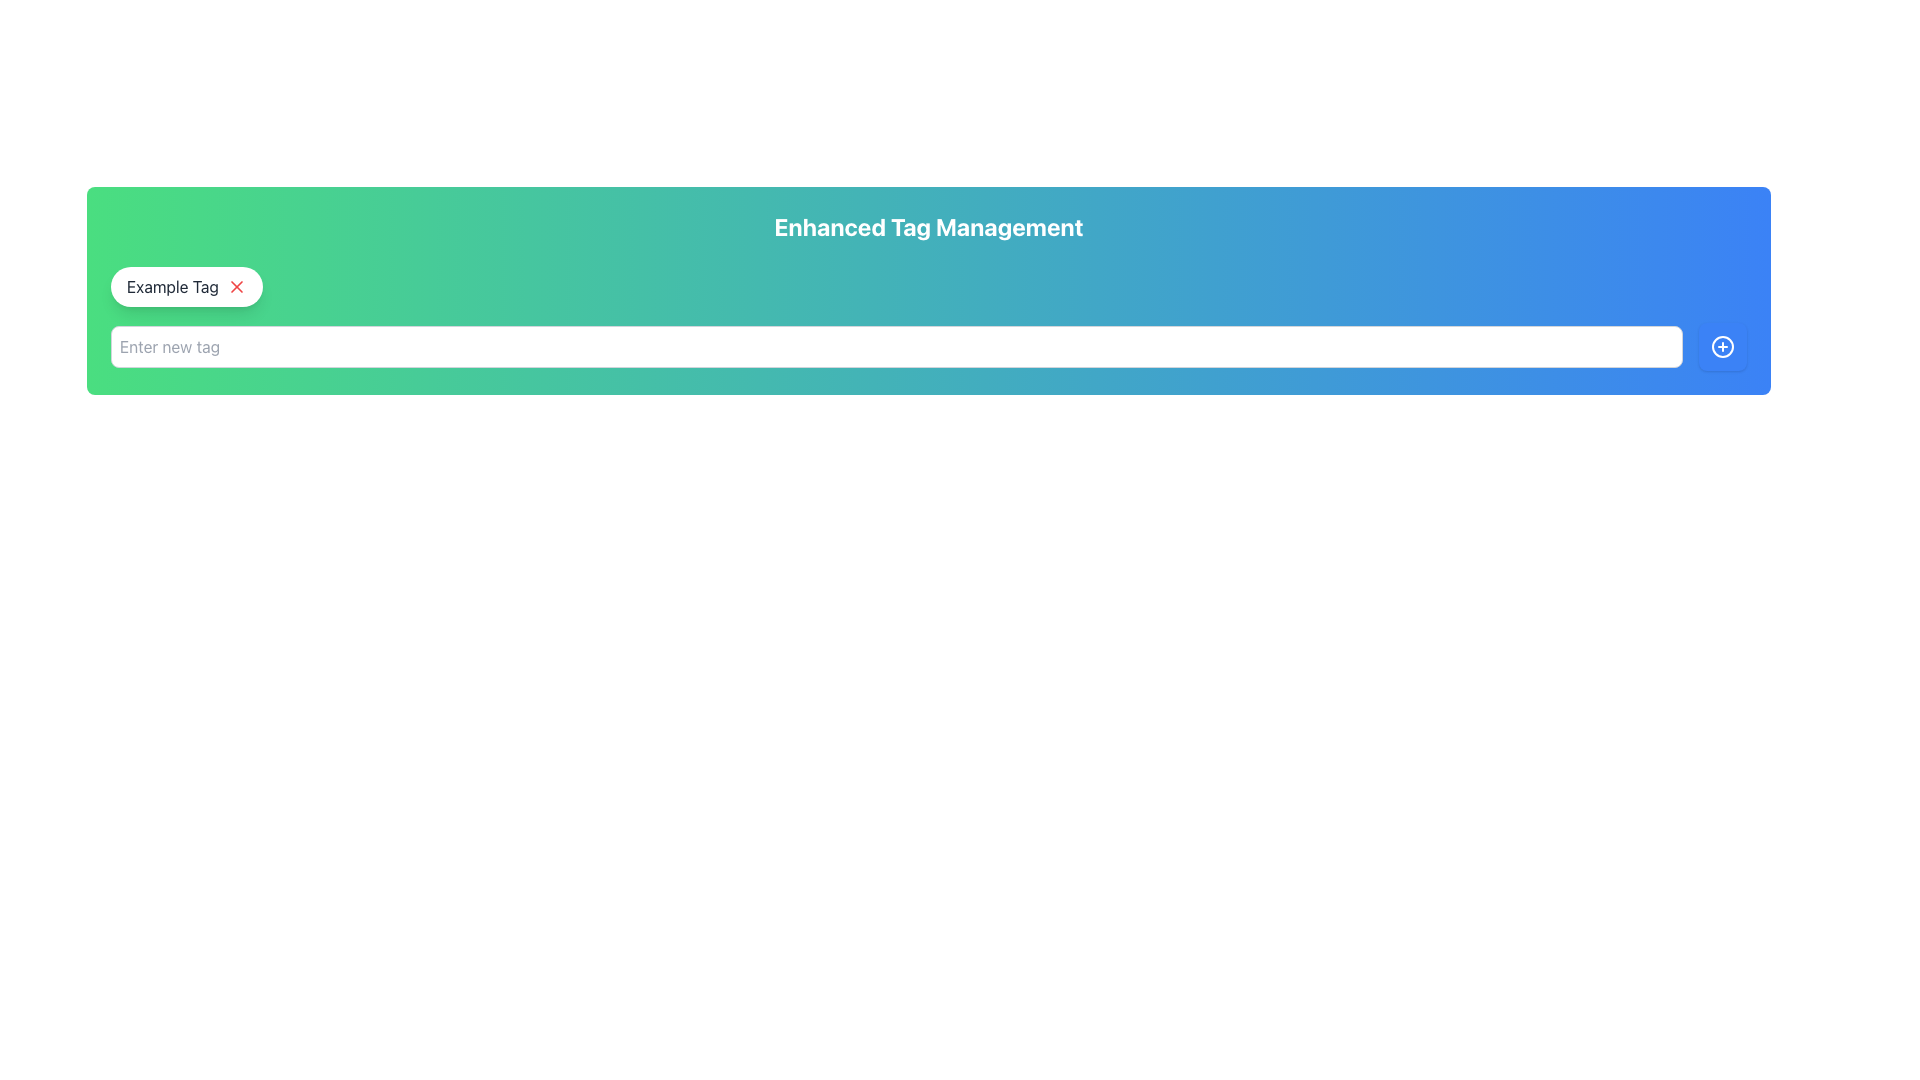 The width and height of the screenshot is (1920, 1080). What do you see at coordinates (236, 286) in the screenshot?
I see `the red 'X' close/delete icon located to the right of the text 'Example Tag'` at bounding box center [236, 286].